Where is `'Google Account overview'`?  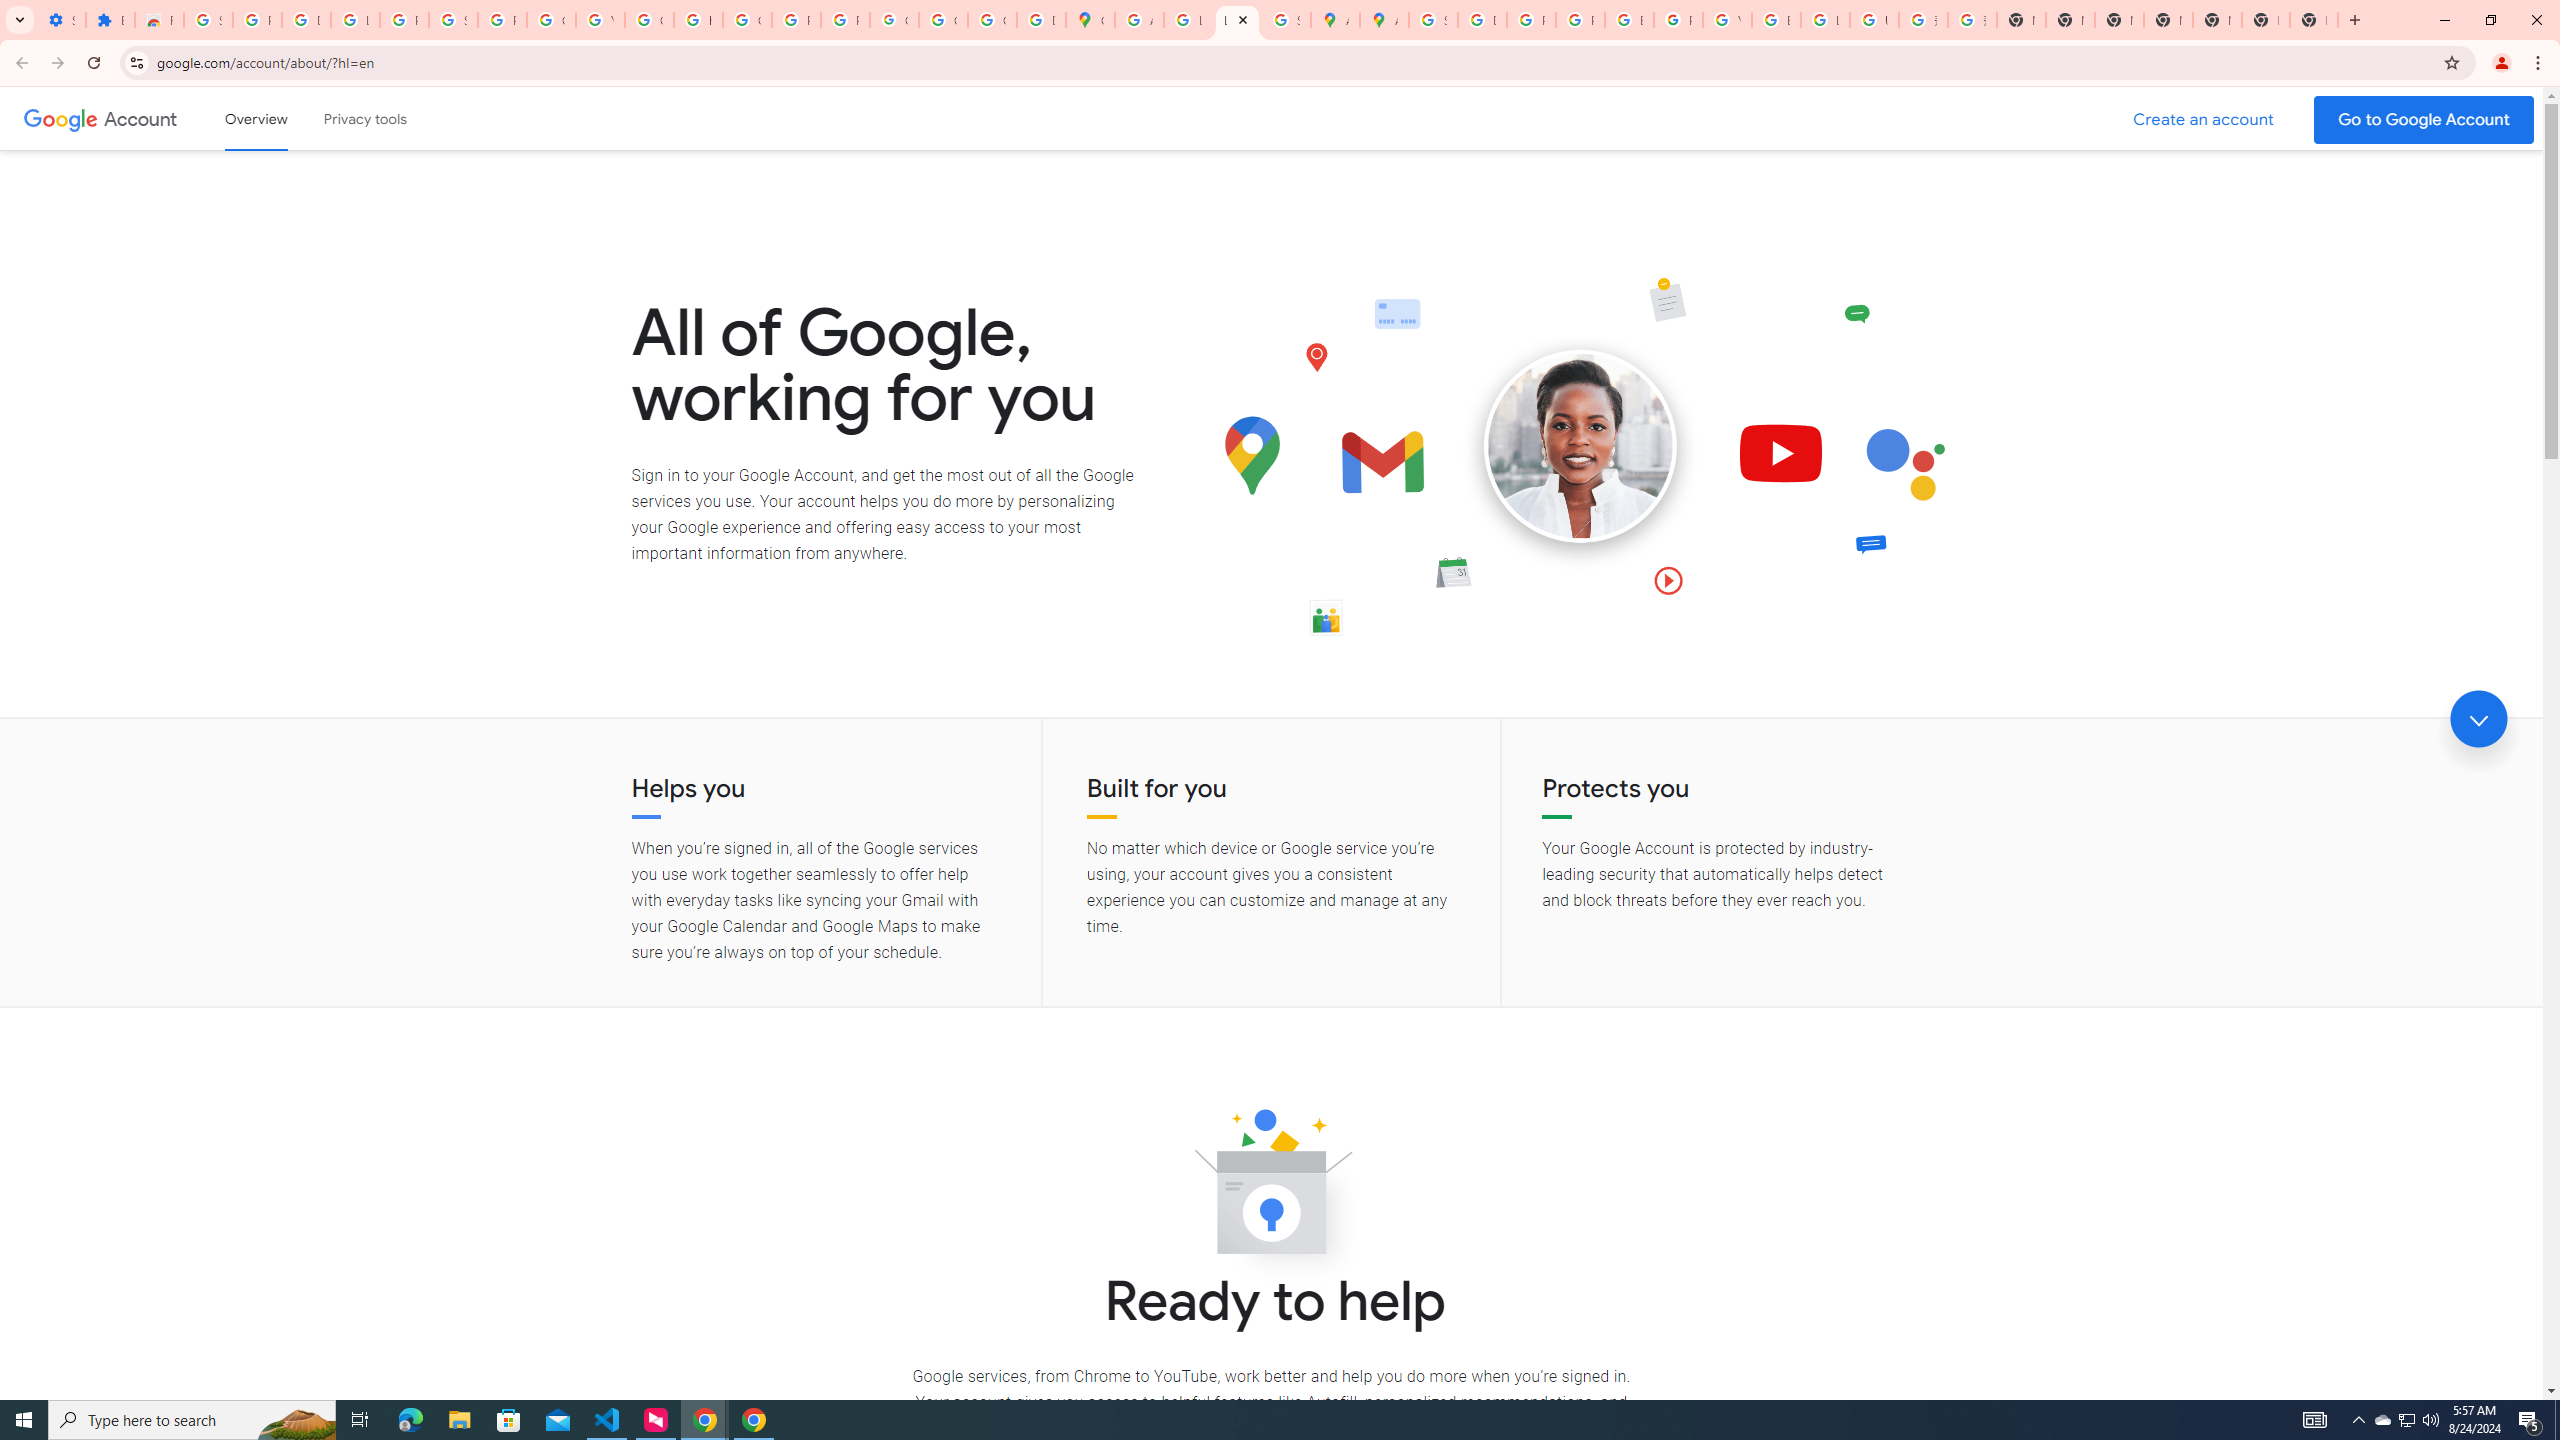
'Google Account overview' is located at coordinates (256, 118).